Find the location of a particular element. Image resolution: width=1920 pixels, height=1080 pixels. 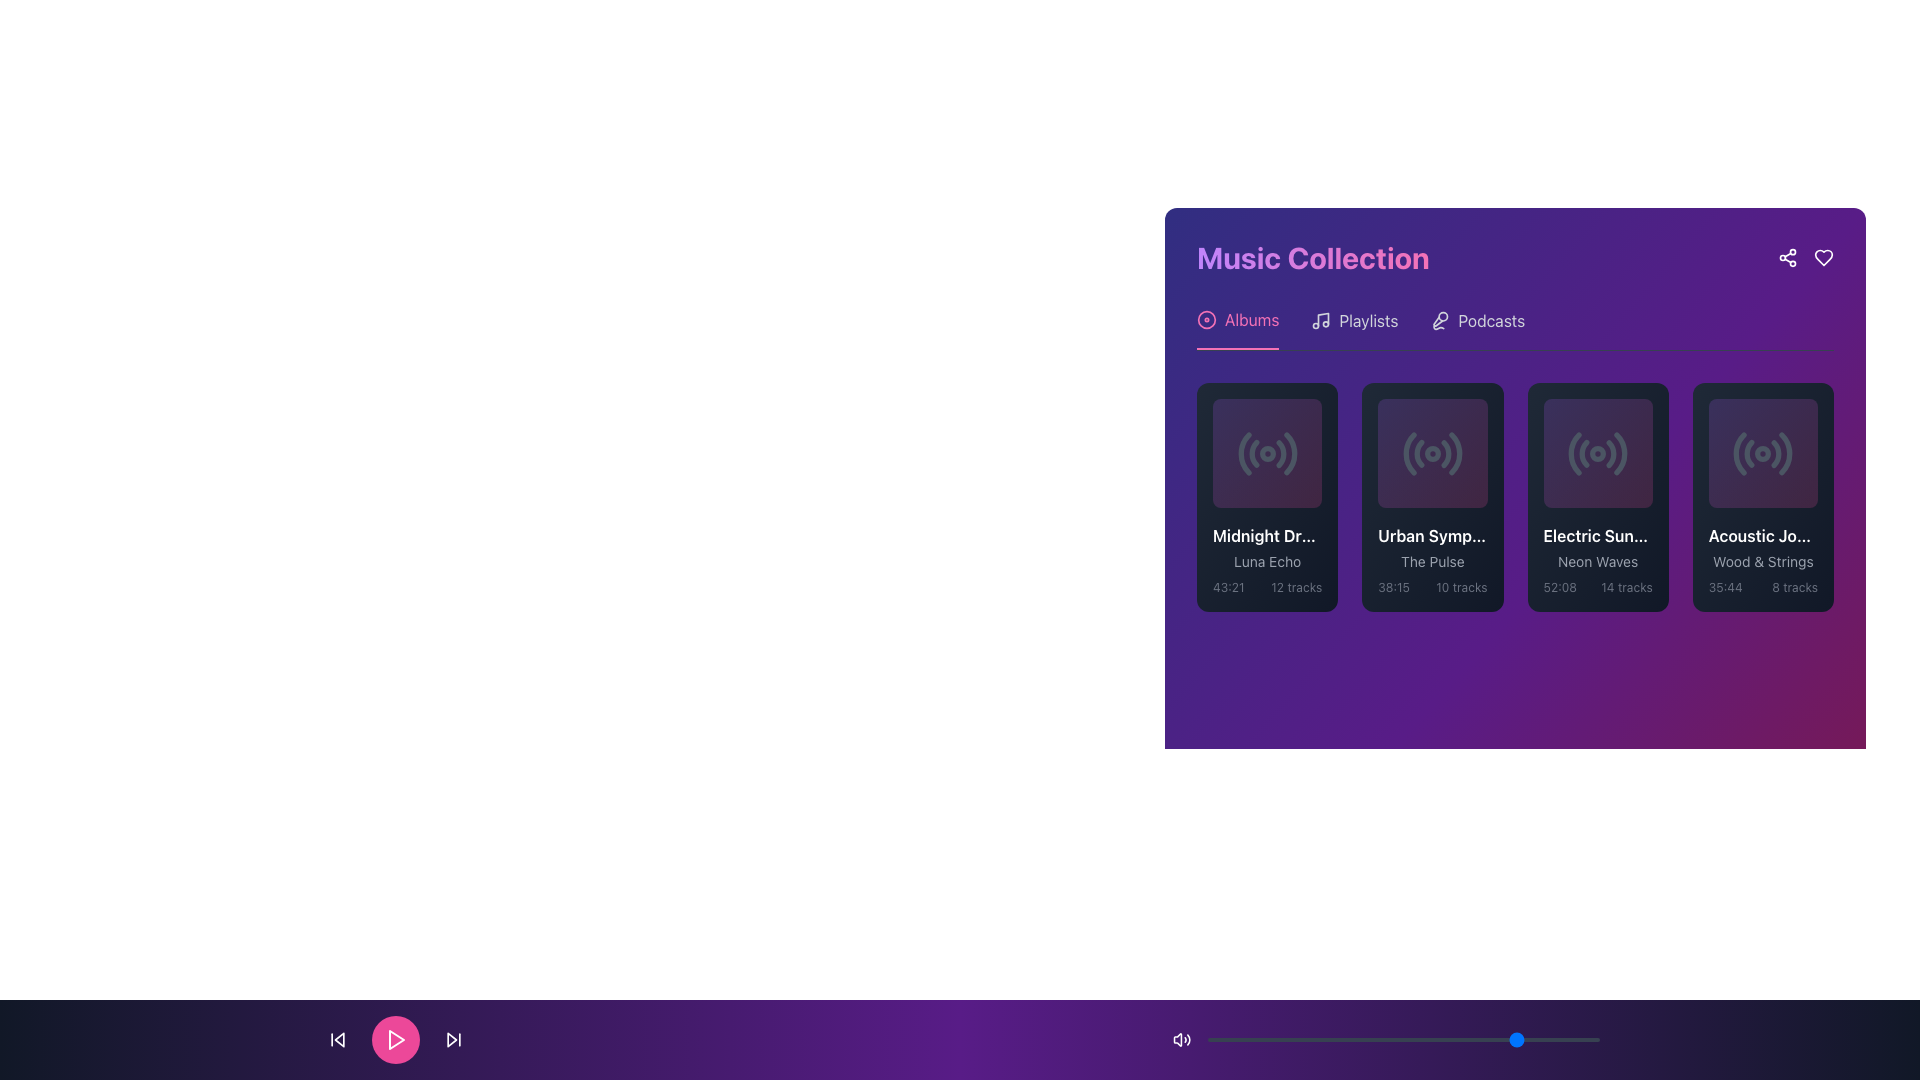

the 'Podcasts' navigation link, which features gray text that turns pink on hover and has a microphone icon to the left of the label is located at coordinates (1477, 327).